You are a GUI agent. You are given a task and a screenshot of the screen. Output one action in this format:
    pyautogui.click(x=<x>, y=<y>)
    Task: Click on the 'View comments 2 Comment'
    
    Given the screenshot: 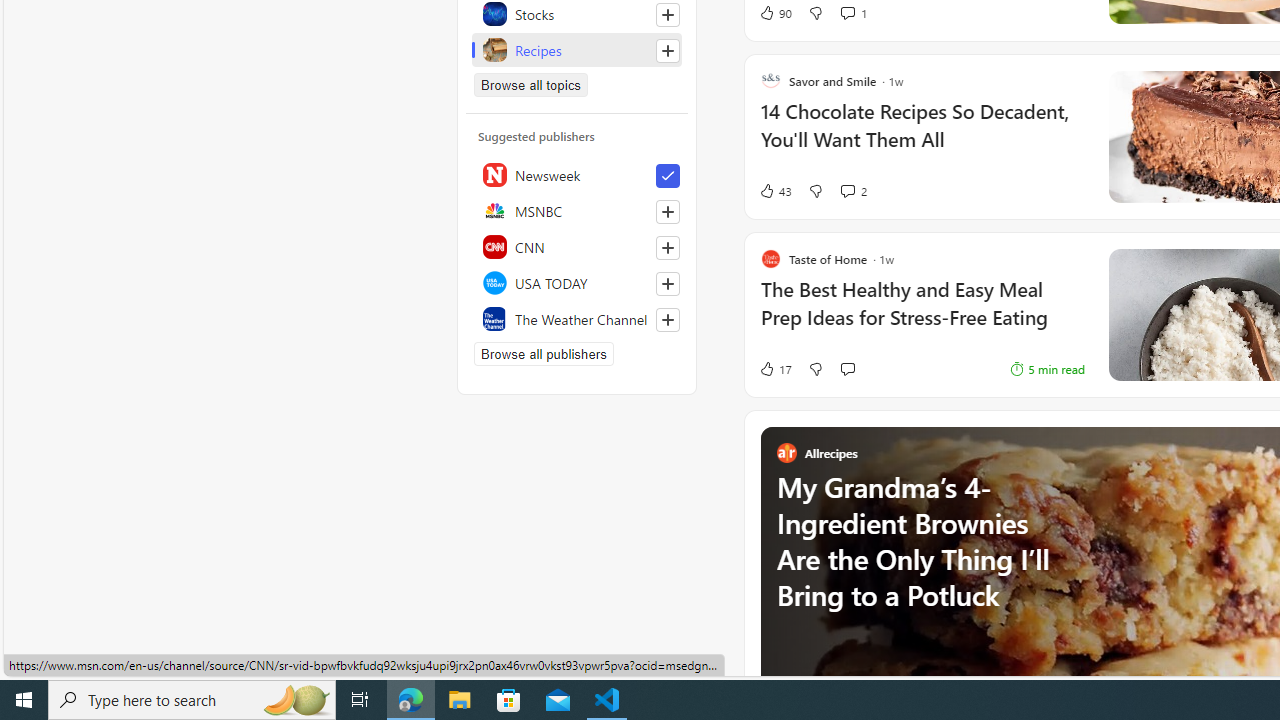 What is the action you would take?
    pyautogui.click(x=847, y=190)
    